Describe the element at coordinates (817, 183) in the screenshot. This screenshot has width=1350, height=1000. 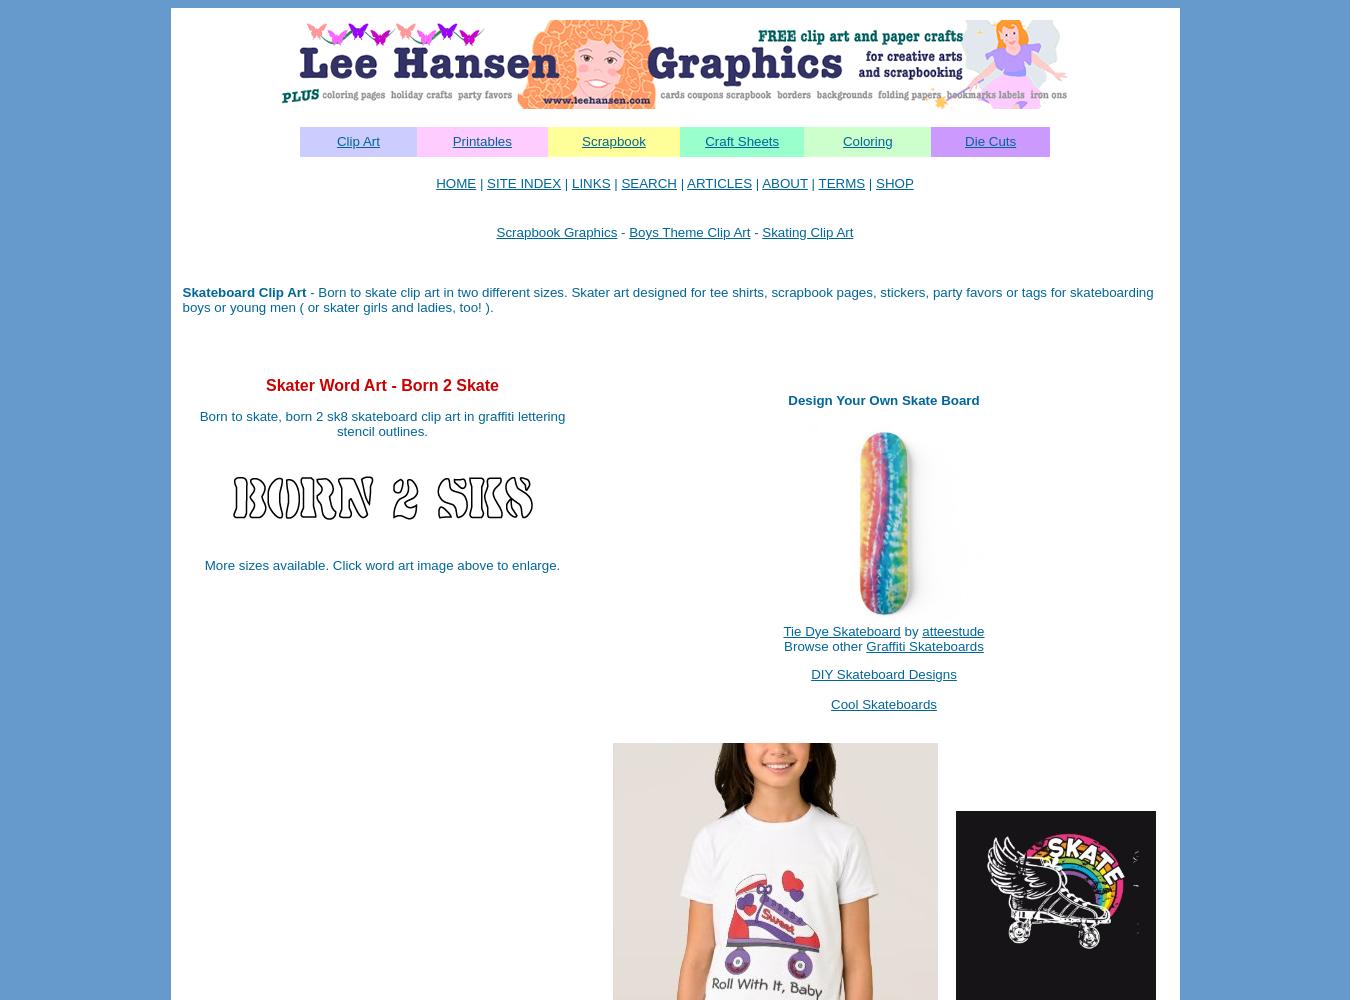
I see `'TERMS'` at that location.